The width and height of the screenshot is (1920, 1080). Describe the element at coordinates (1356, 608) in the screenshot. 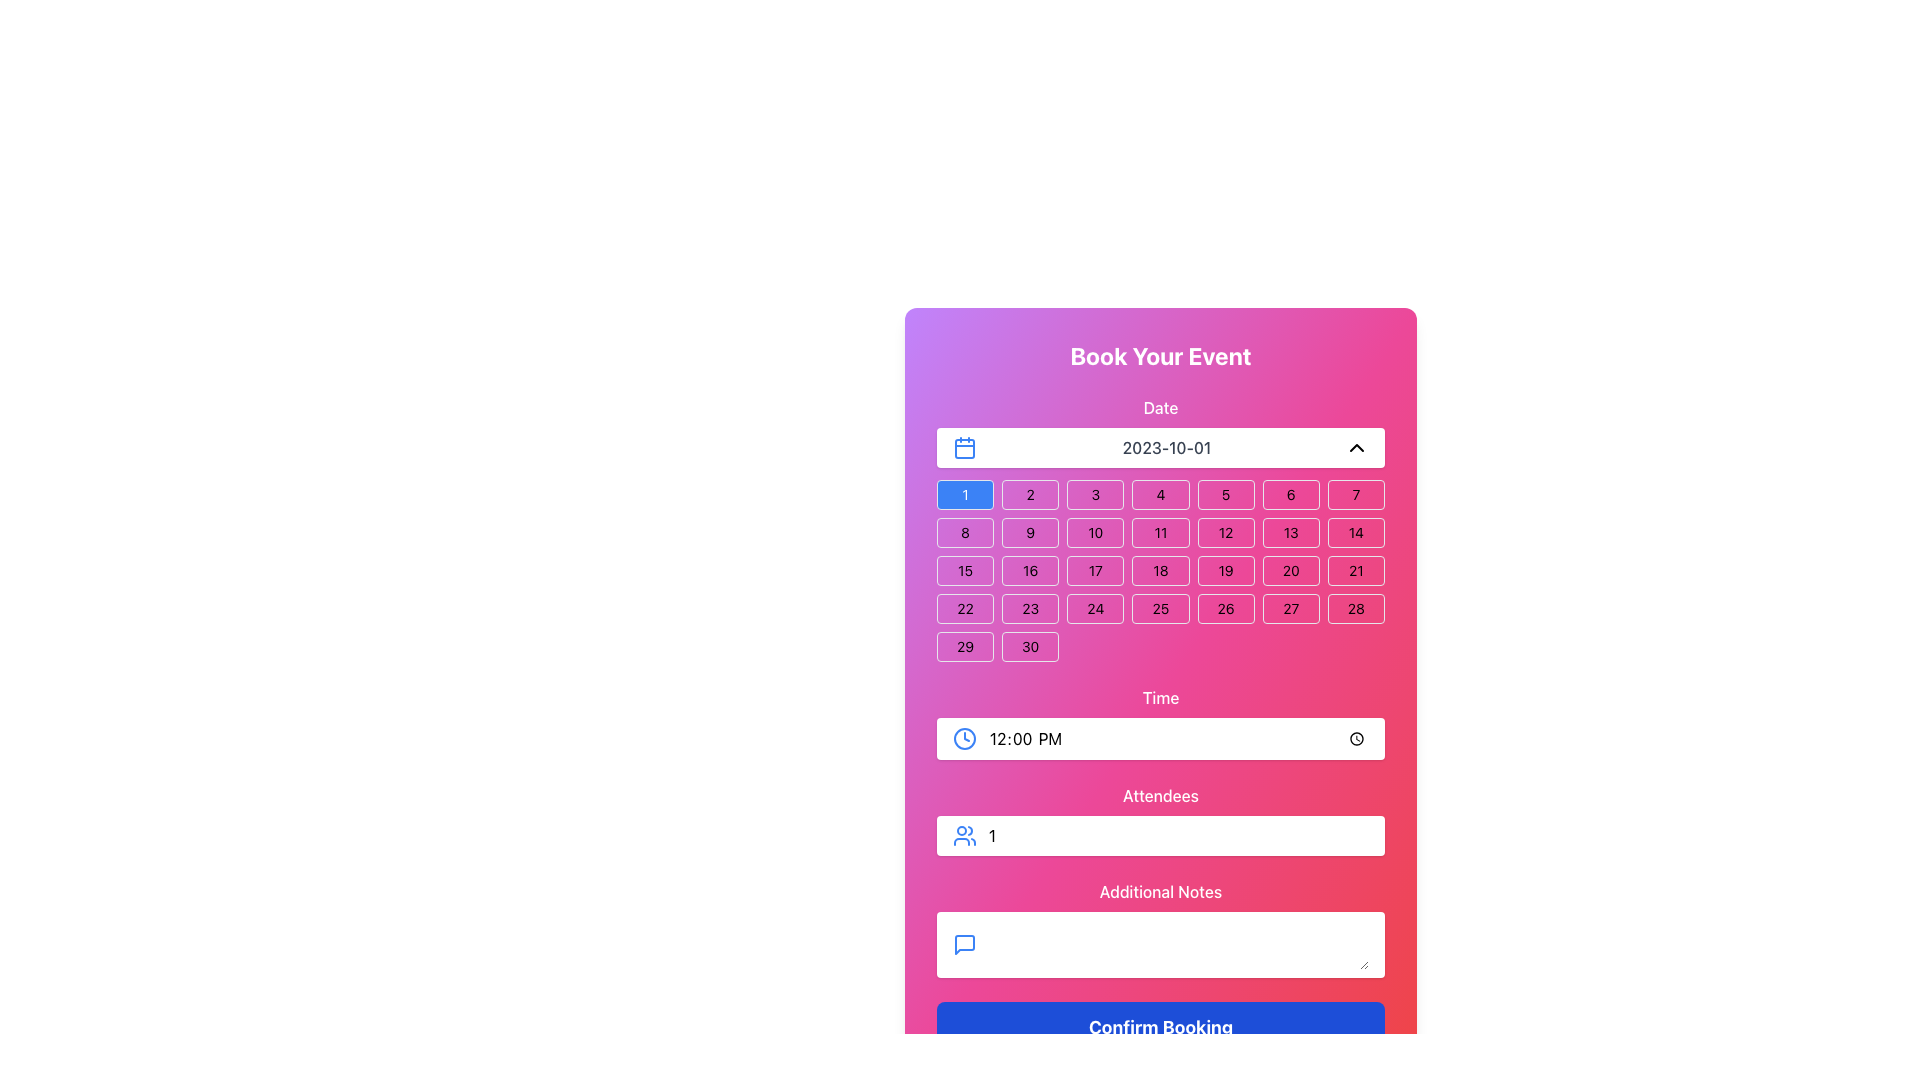

I see `the small rectangular button labeled '28' in the calendar grid` at that location.